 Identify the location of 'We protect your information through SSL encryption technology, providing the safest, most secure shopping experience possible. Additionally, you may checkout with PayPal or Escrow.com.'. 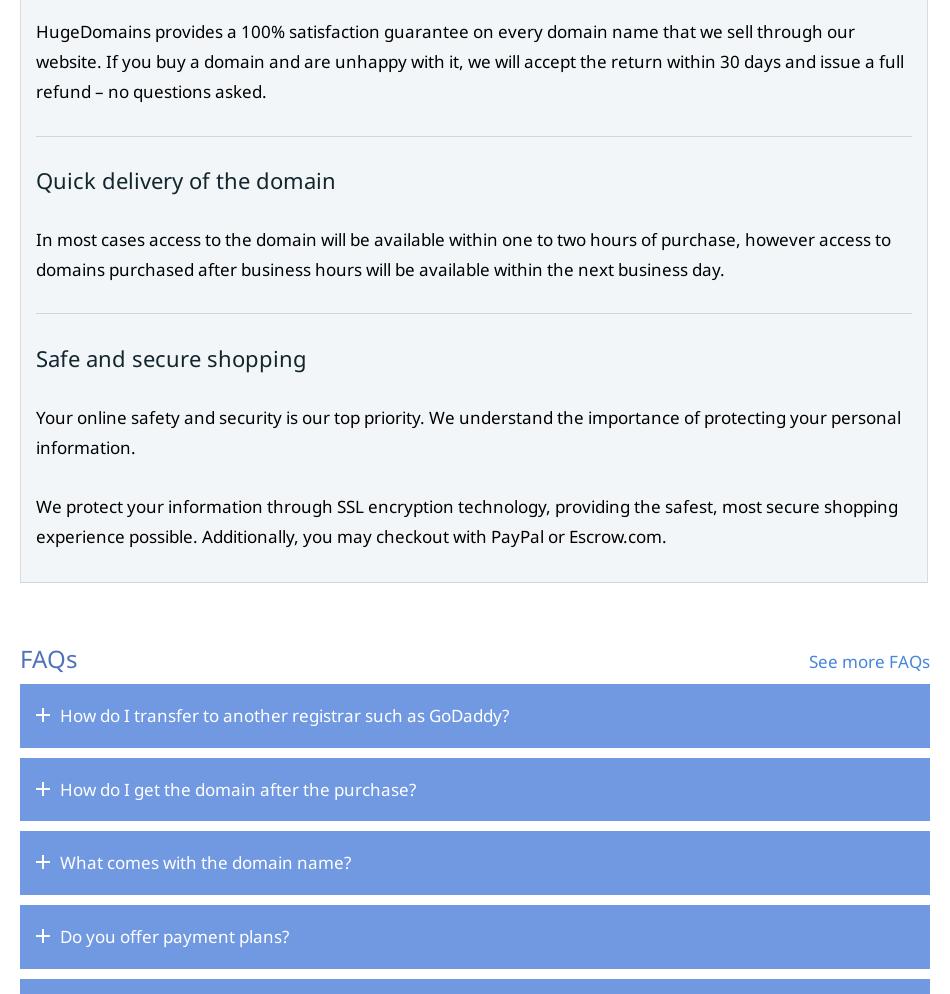
(466, 520).